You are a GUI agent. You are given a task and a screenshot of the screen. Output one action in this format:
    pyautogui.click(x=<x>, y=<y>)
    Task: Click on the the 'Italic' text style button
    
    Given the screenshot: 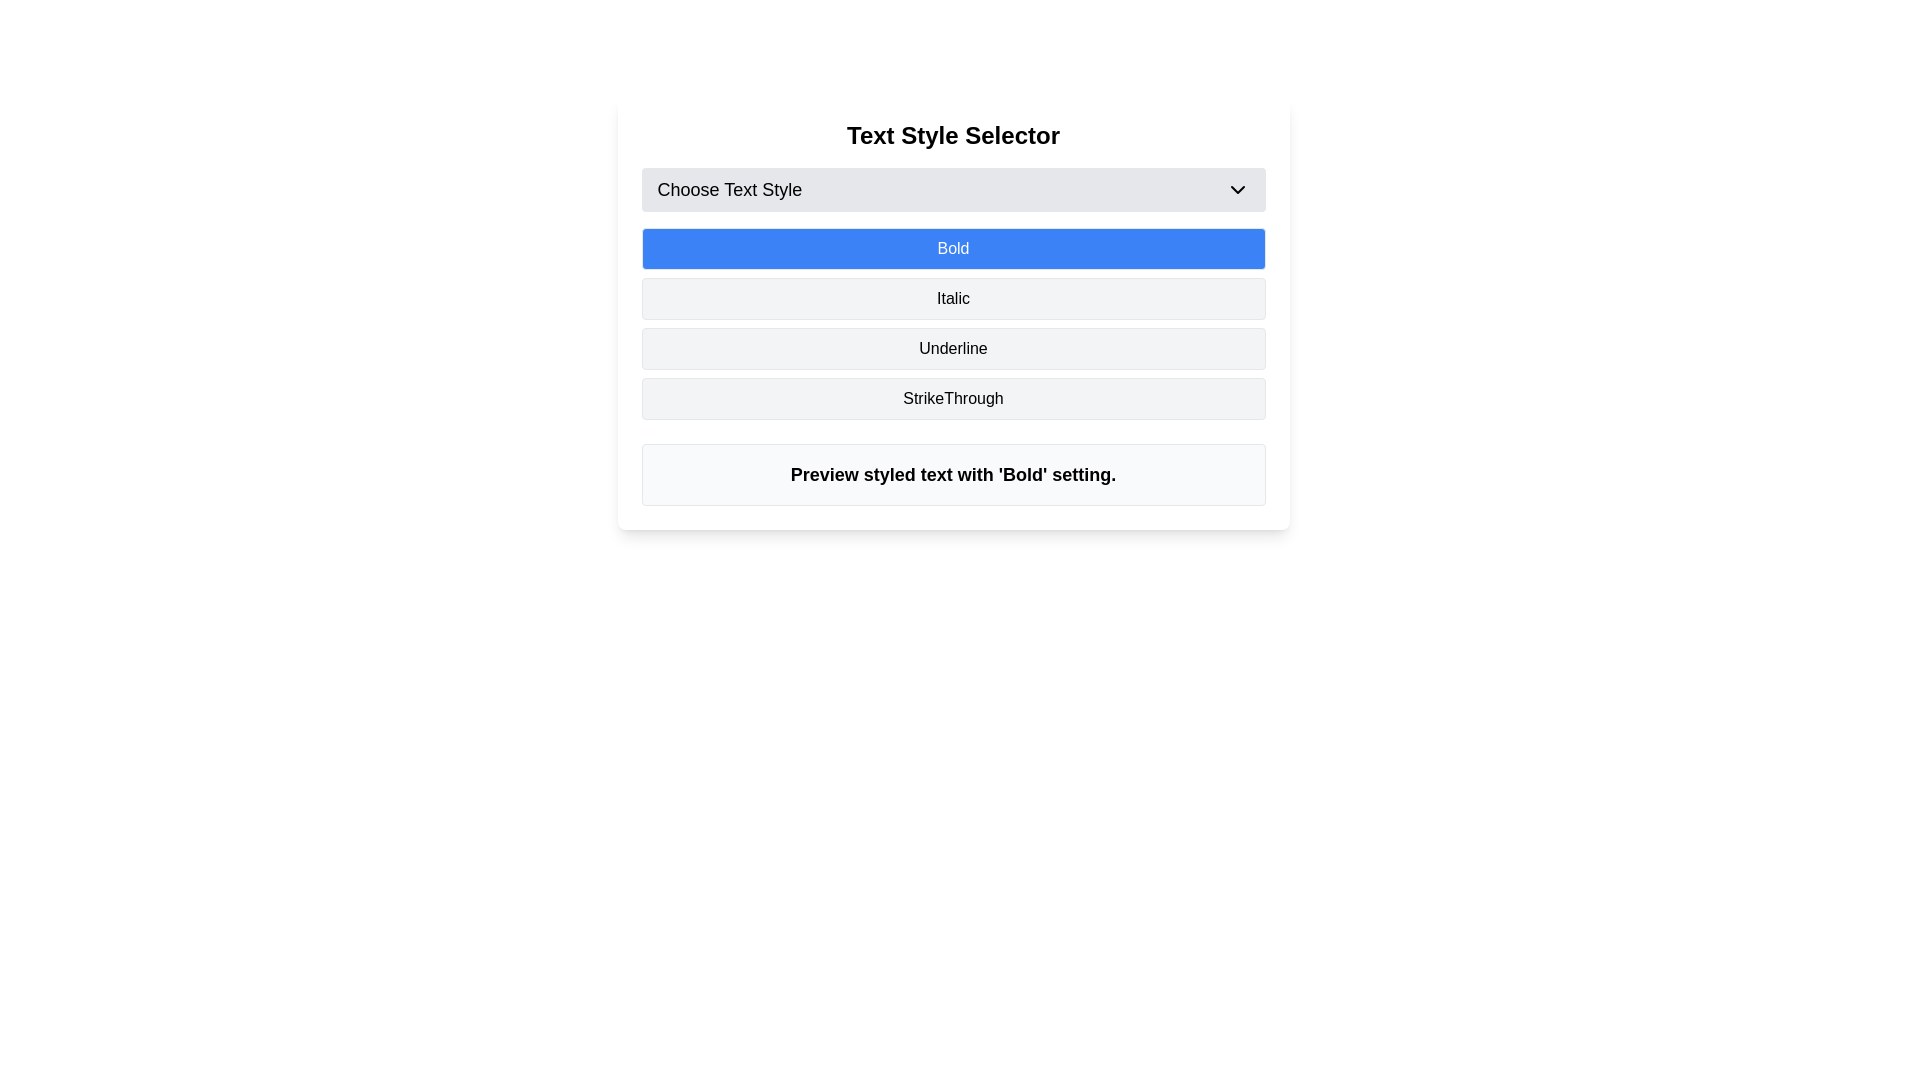 What is the action you would take?
    pyautogui.click(x=952, y=312)
    